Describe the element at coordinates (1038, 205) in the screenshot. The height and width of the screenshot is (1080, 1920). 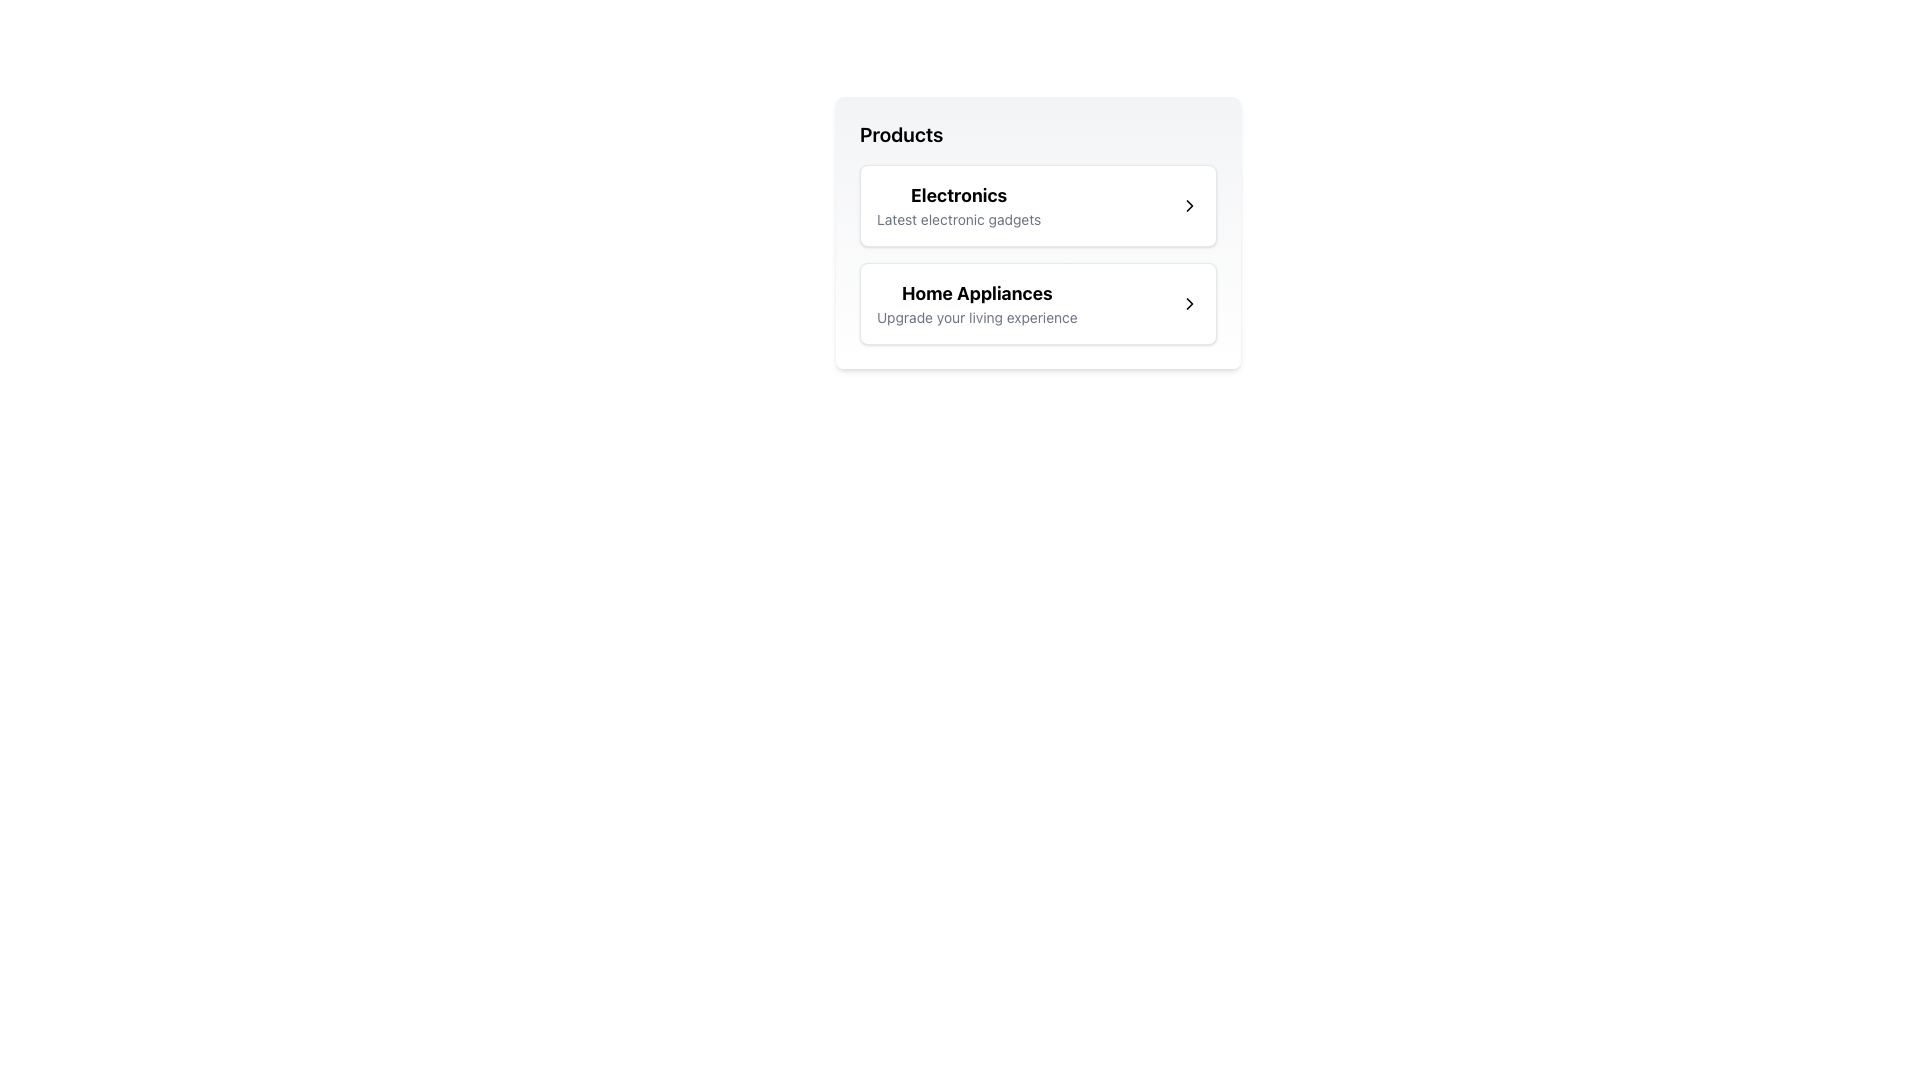
I see `the 'Electronics' category card` at that location.